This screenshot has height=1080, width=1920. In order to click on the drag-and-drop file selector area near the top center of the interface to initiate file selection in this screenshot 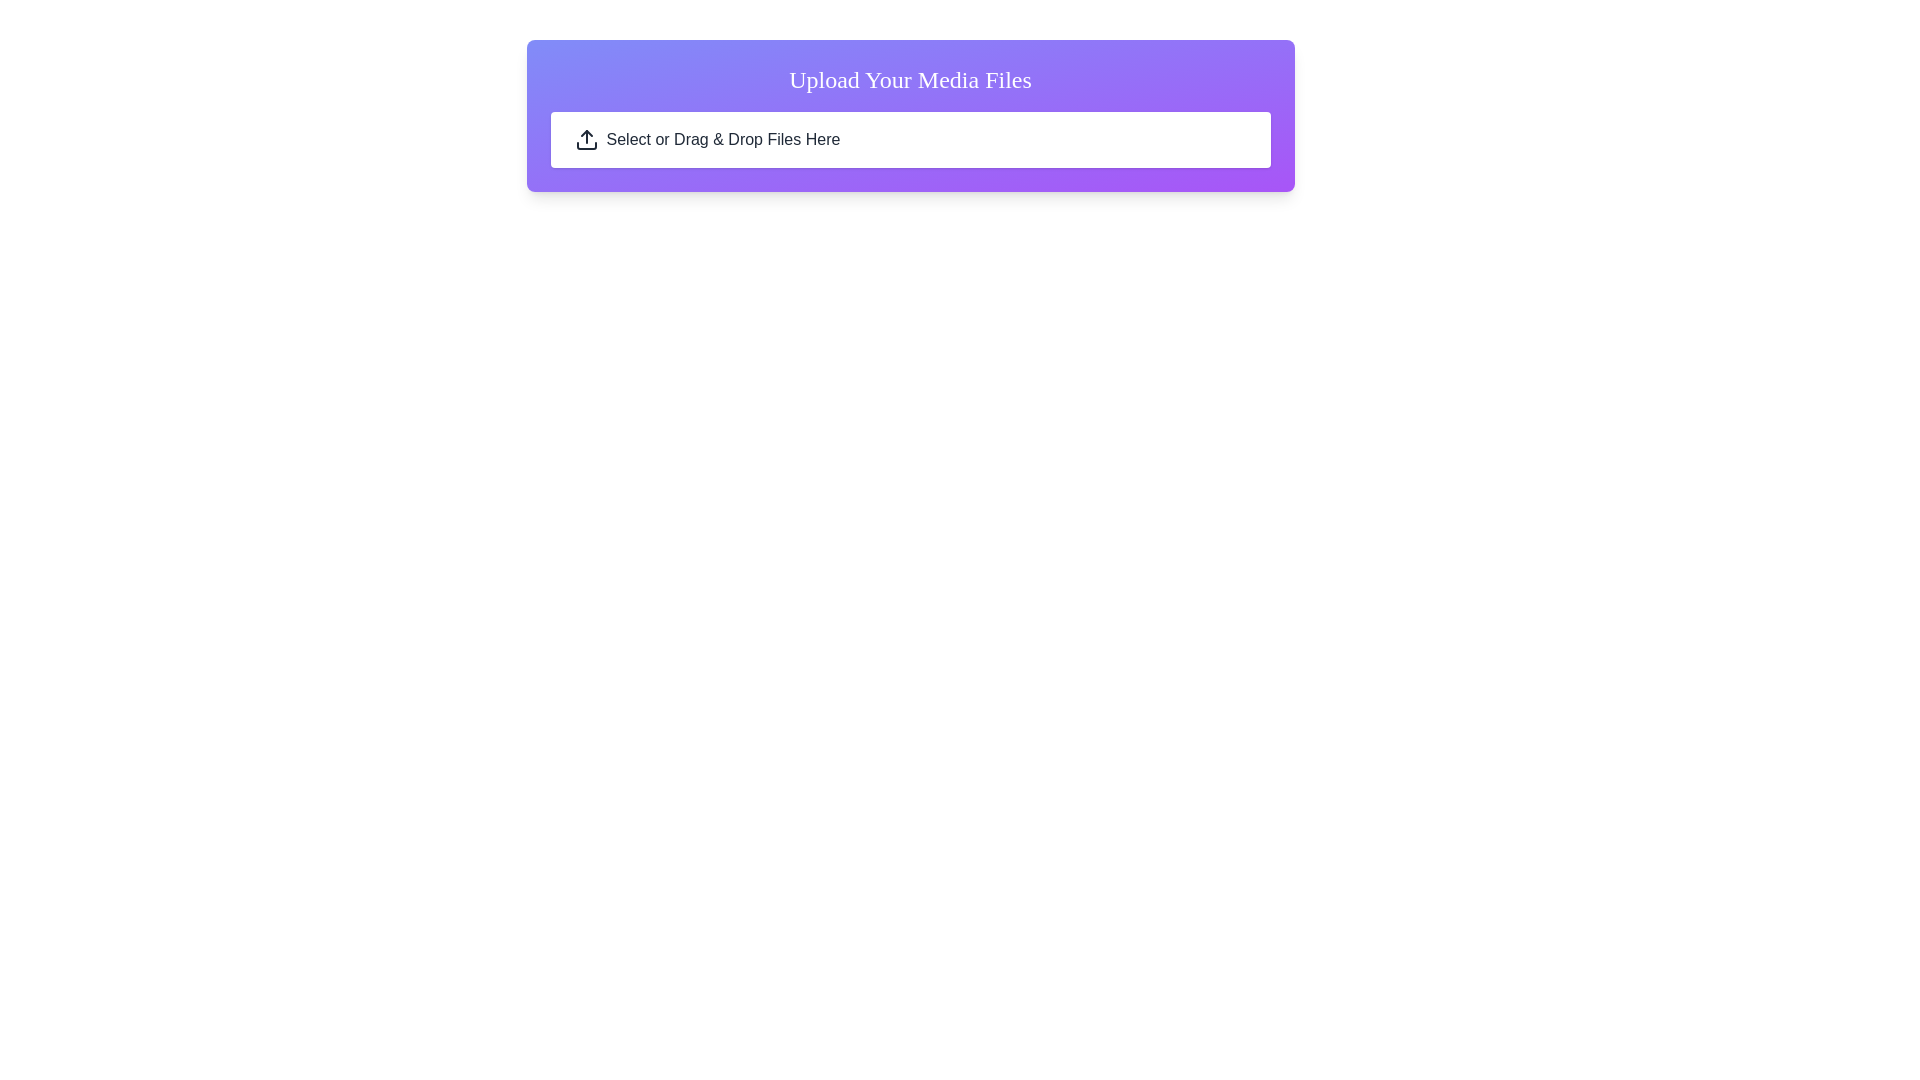, I will do `click(909, 138)`.